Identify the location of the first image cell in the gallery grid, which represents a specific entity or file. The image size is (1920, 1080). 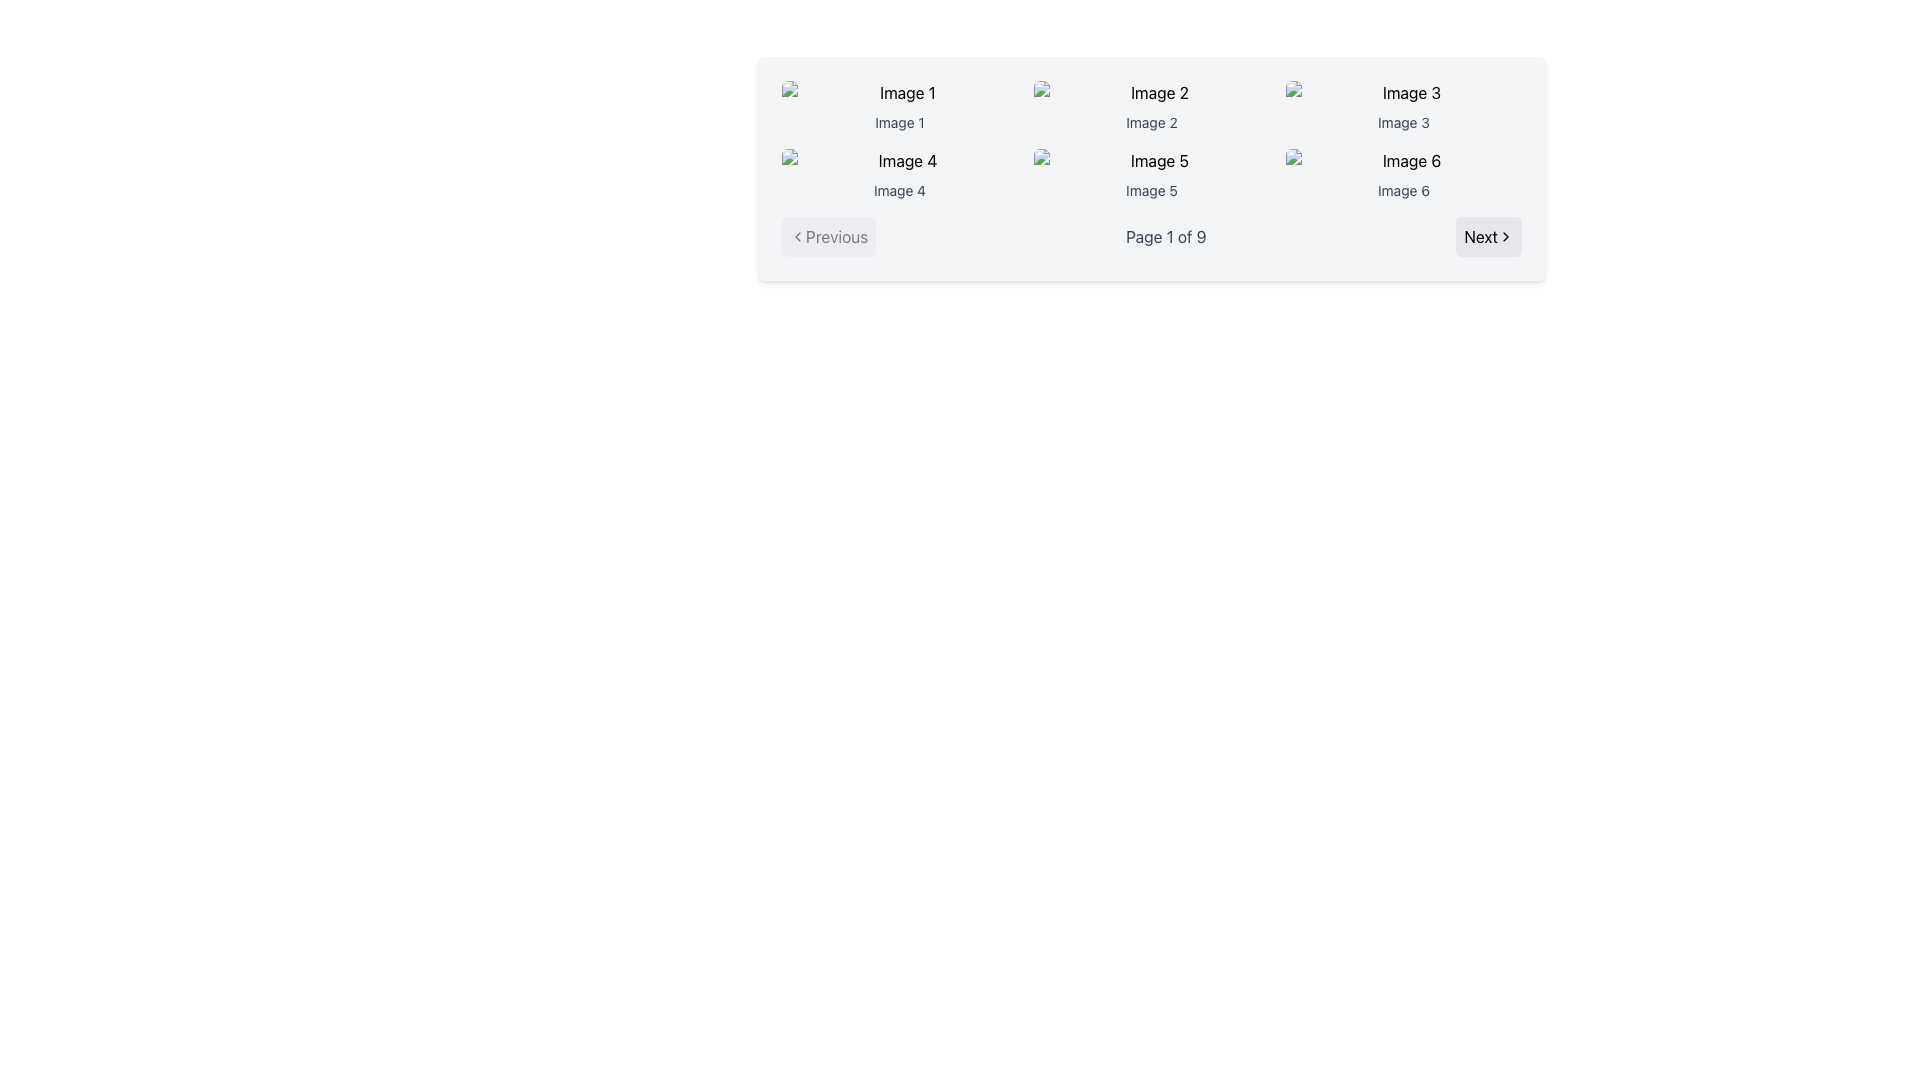
(899, 107).